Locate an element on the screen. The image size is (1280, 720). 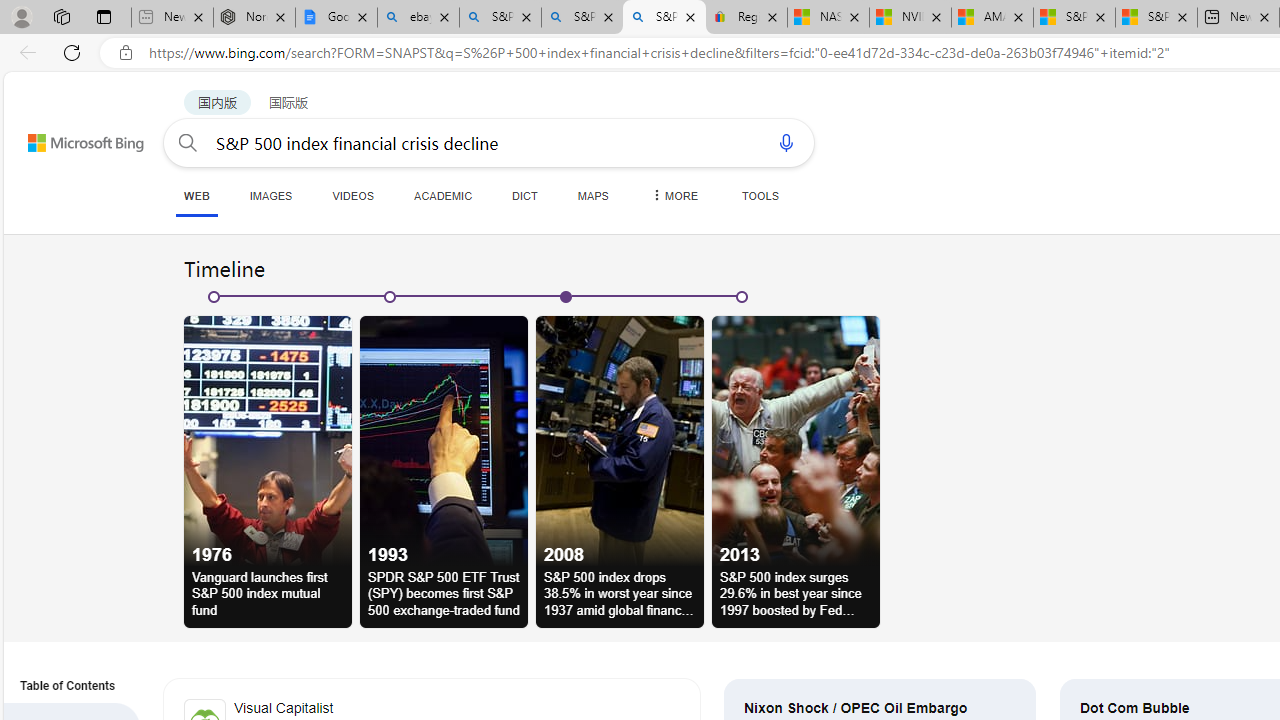
'TOOLS' is located at coordinates (759, 195).